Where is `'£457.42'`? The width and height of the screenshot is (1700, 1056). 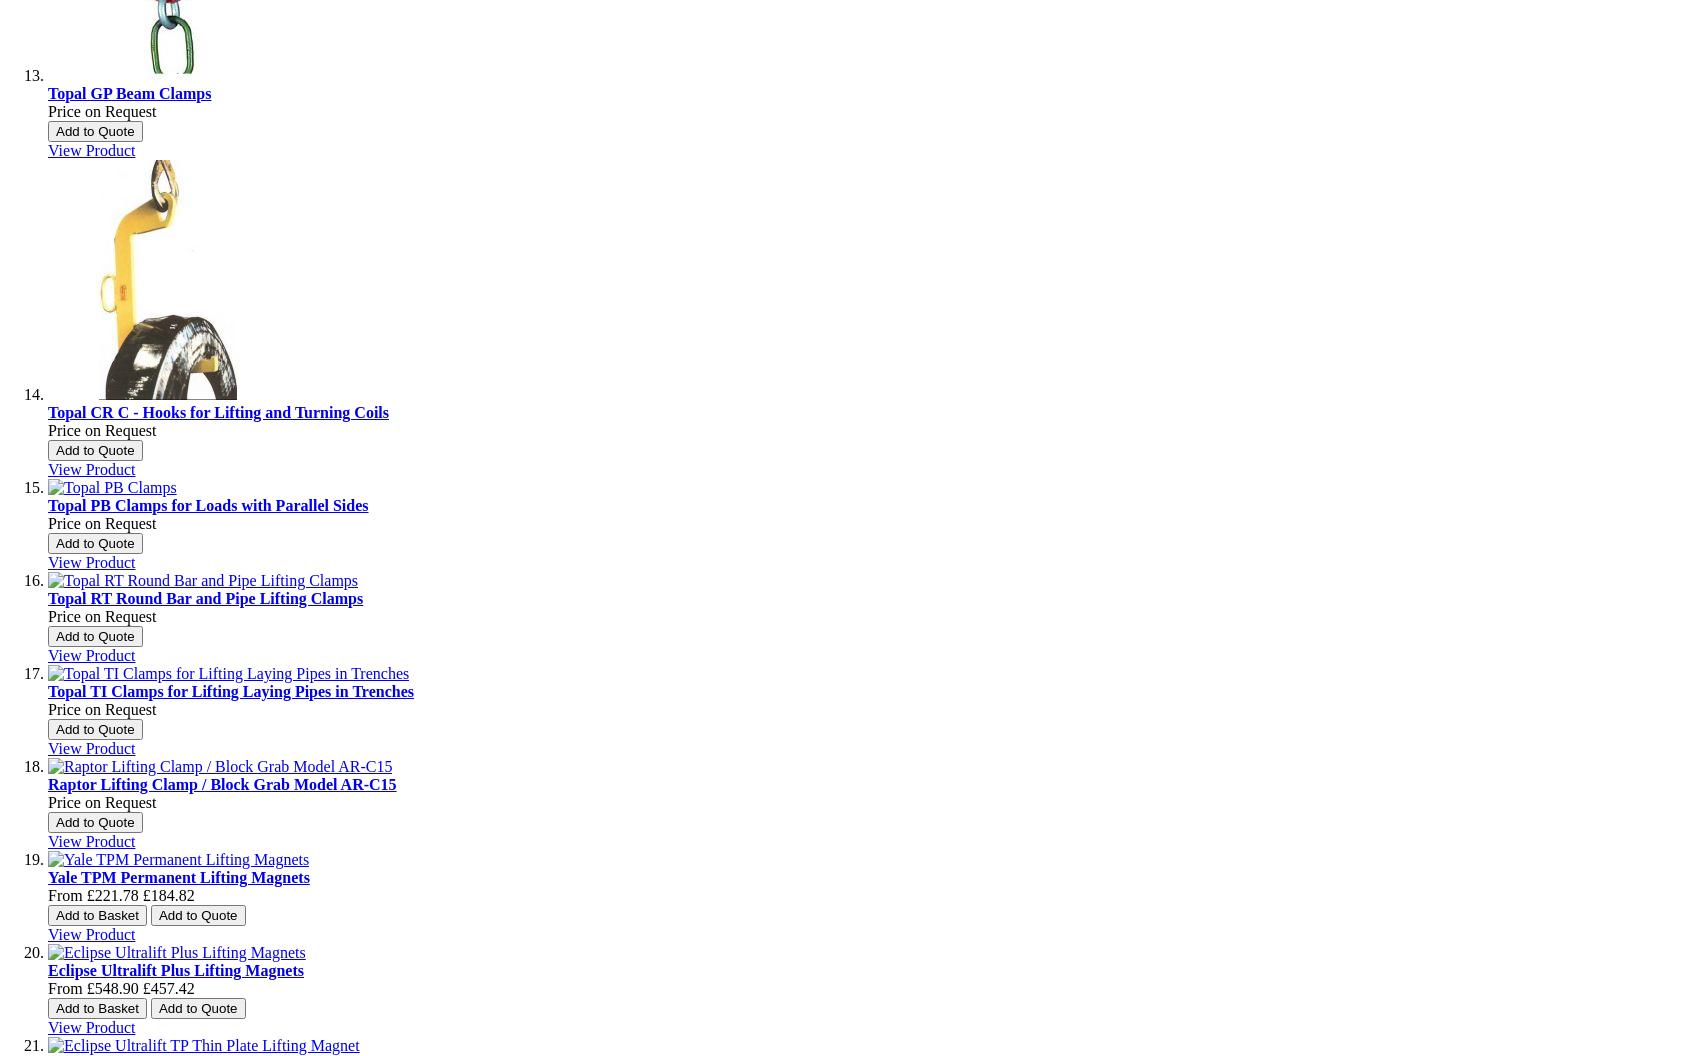
'£457.42' is located at coordinates (166, 988).